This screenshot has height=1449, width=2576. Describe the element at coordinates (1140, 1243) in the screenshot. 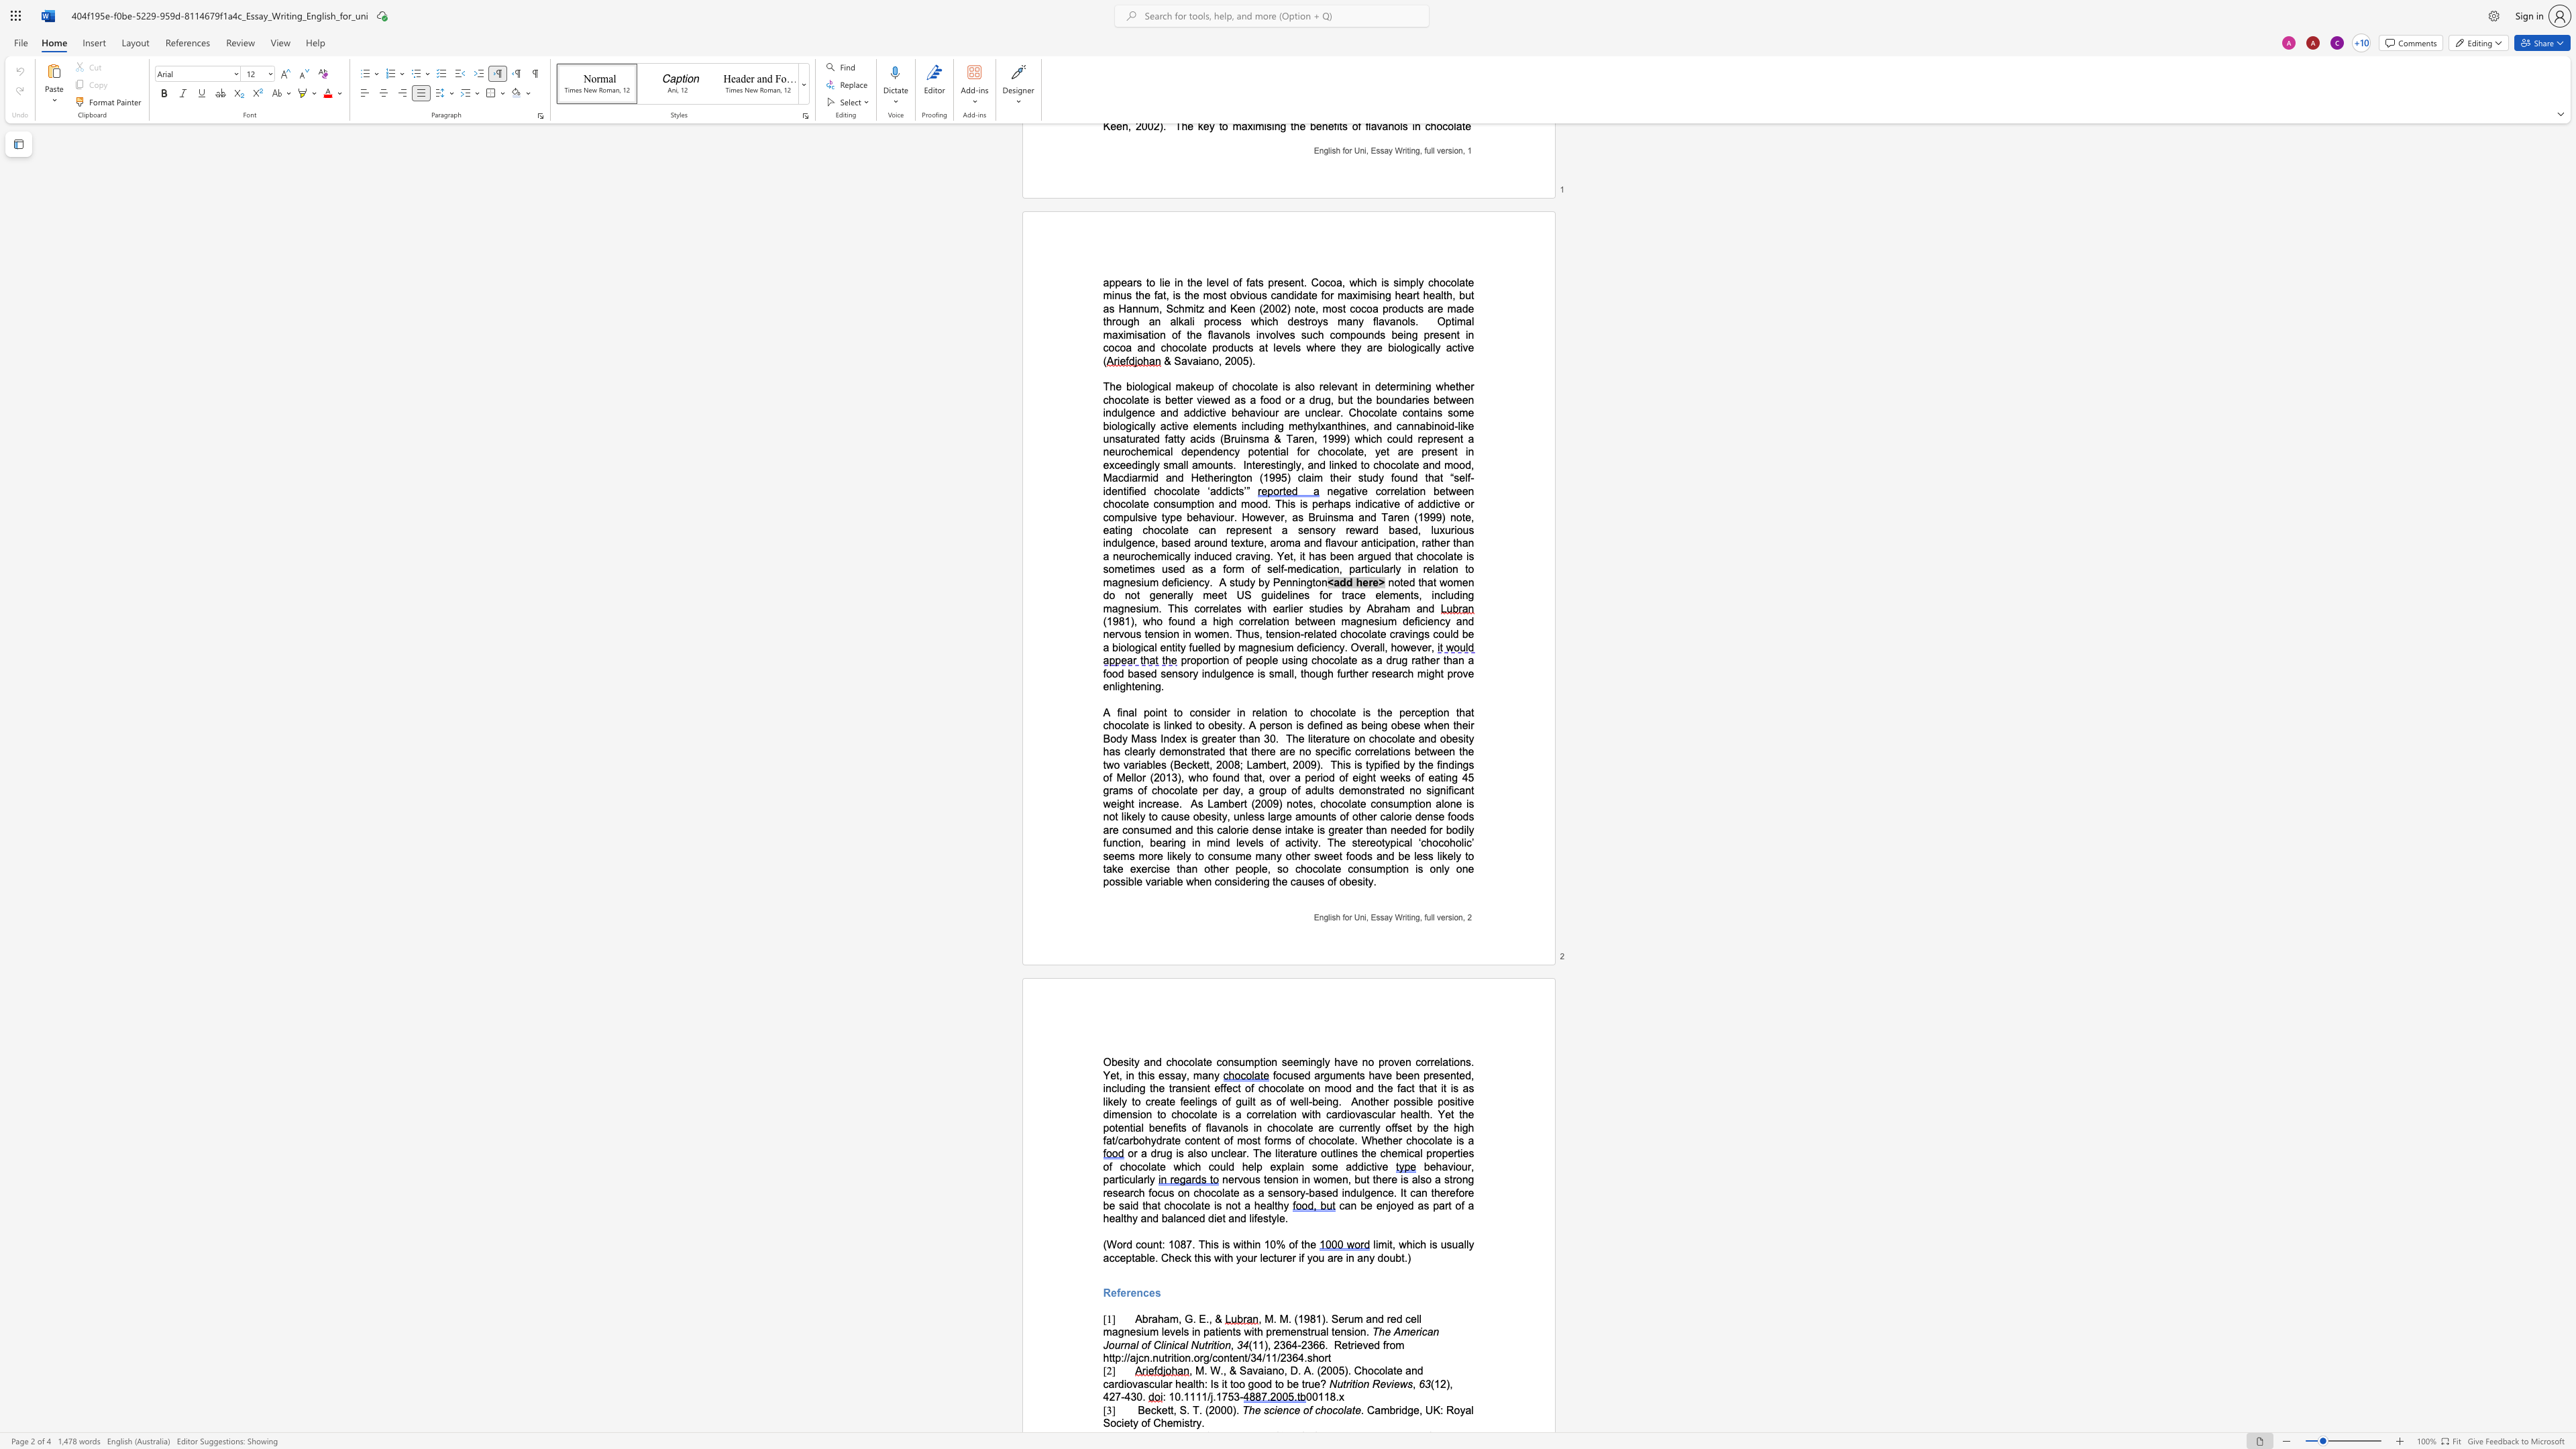

I see `the space between the continuous character "c" and "o" in the text` at that location.